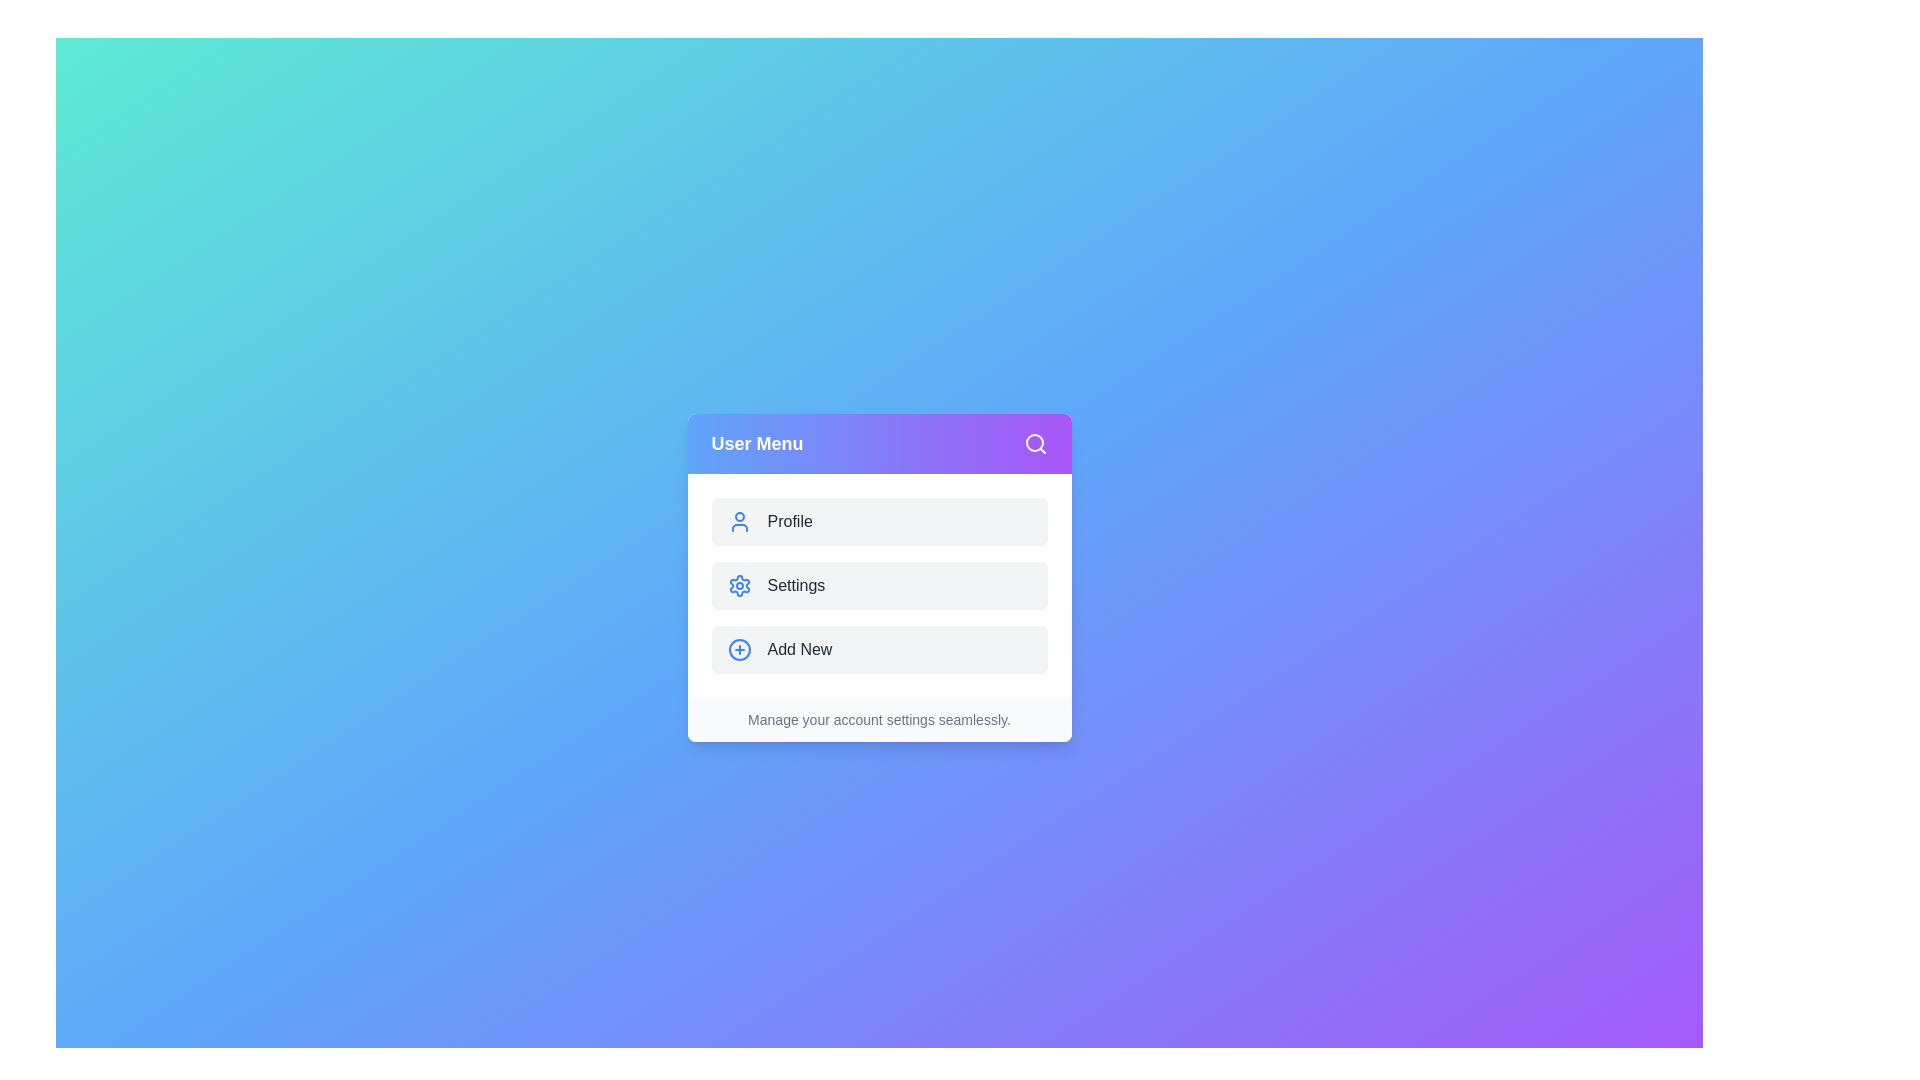  I want to click on the search icon in the header, so click(1035, 442).